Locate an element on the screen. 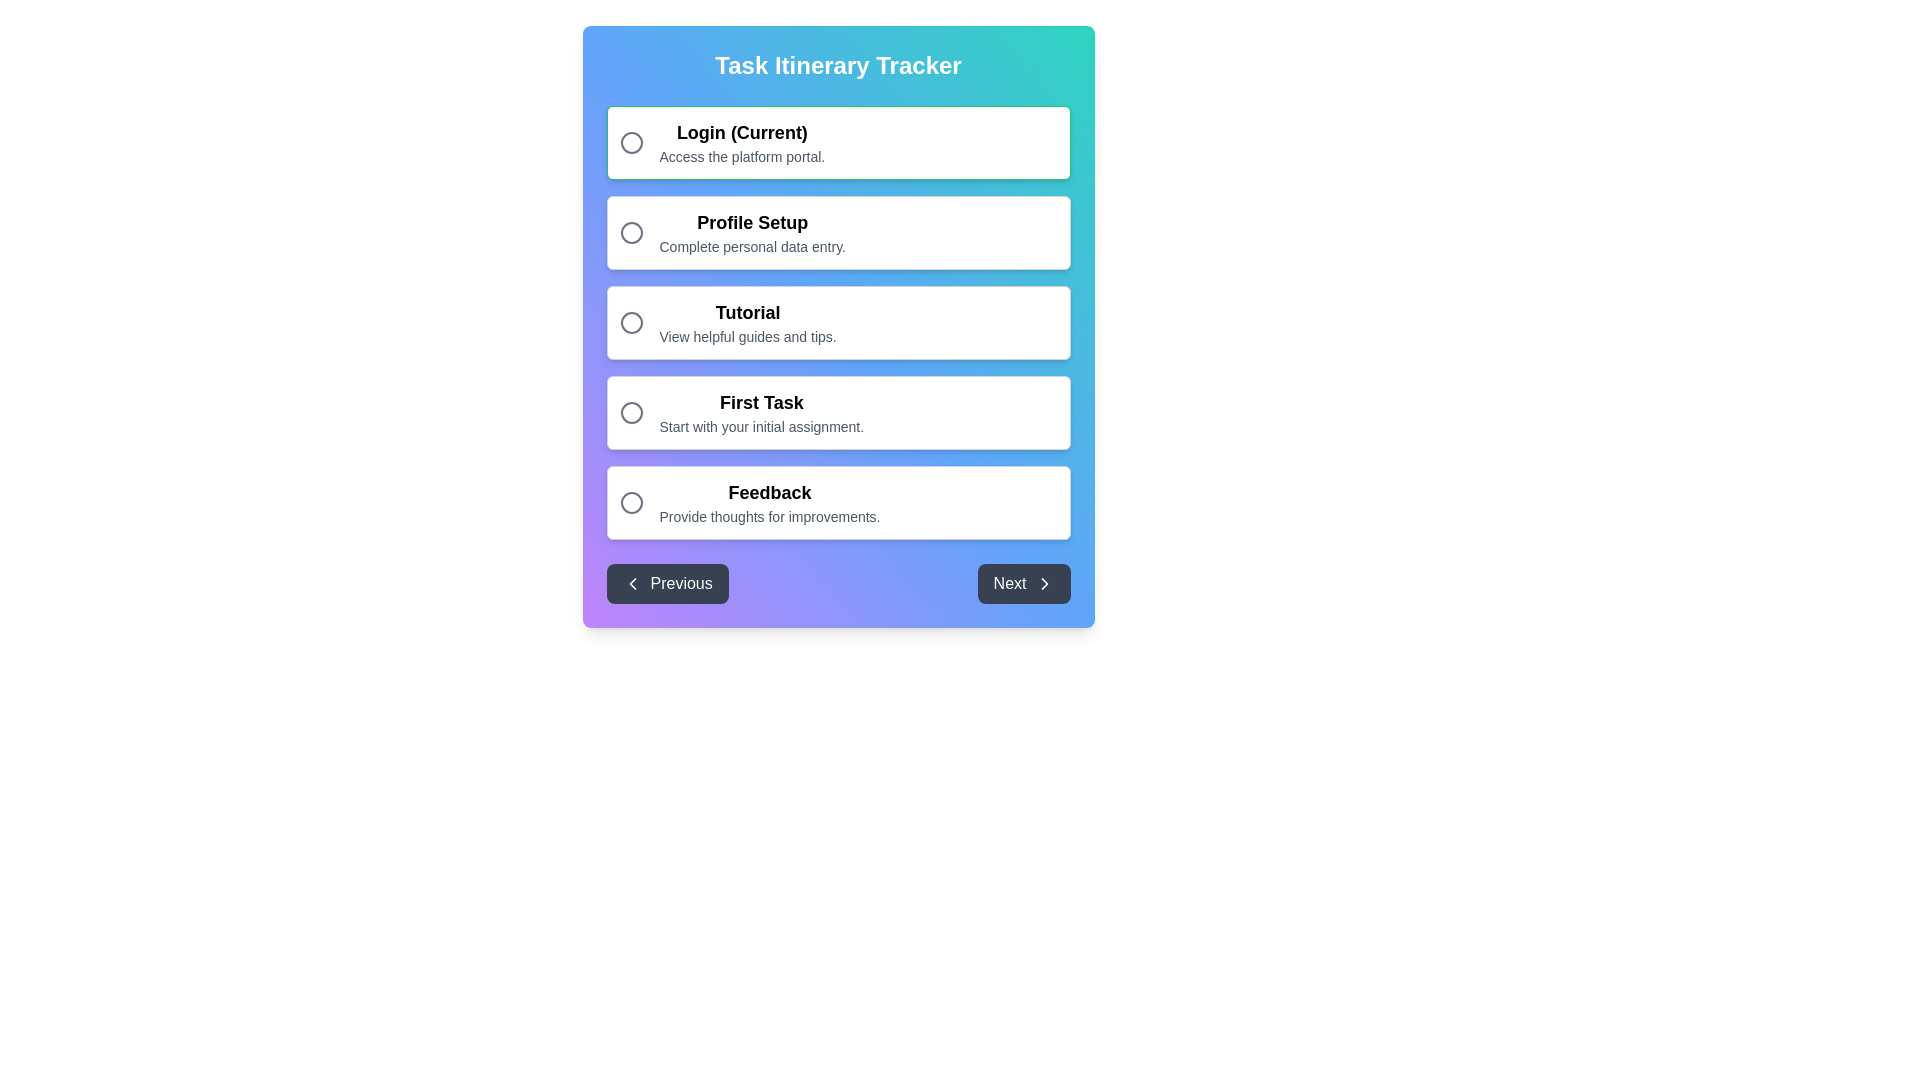 The image size is (1920, 1080). the 'Previous' button containing the left-pointing chevron icon is located at coordinates (631, 583).